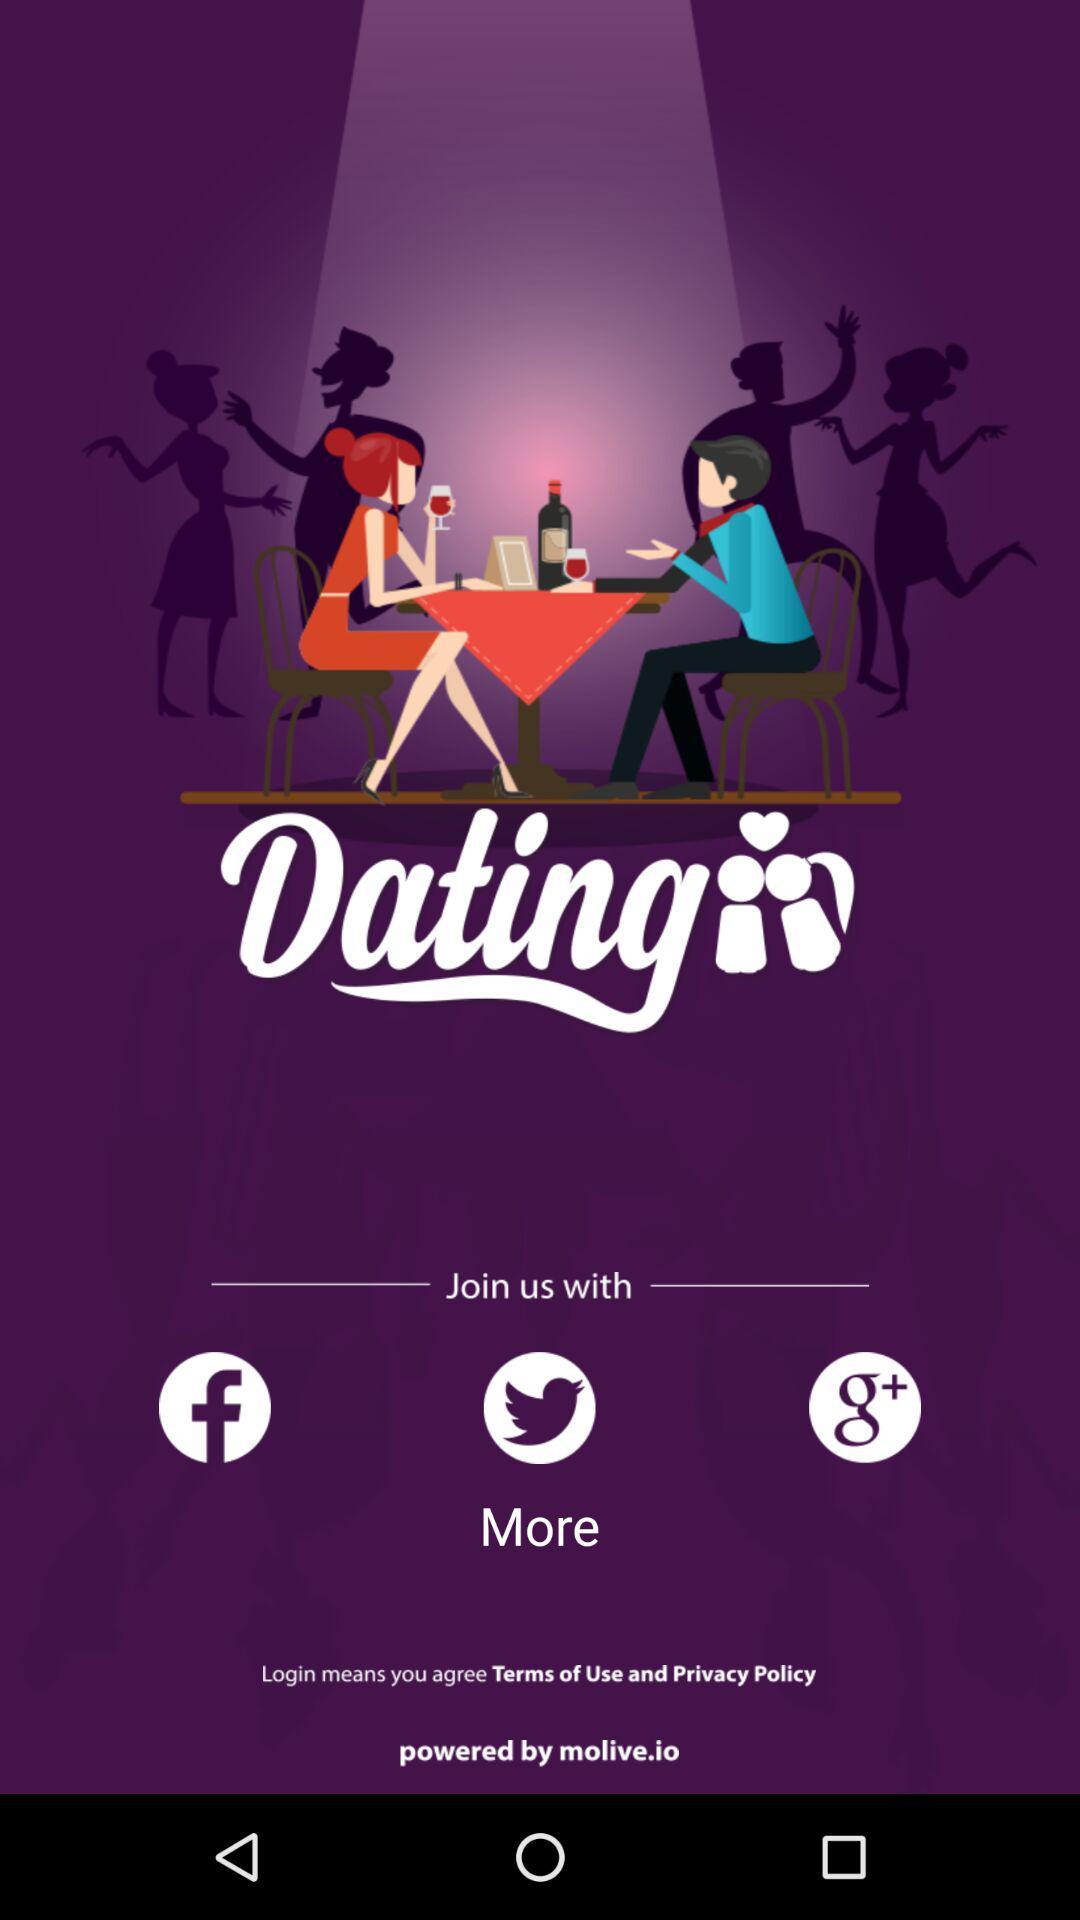 The width and height of the screenshot is (1080, 1920). Describe the element at coordinates (214, 1407) in the screenshot. I see `facebook page` at that location.